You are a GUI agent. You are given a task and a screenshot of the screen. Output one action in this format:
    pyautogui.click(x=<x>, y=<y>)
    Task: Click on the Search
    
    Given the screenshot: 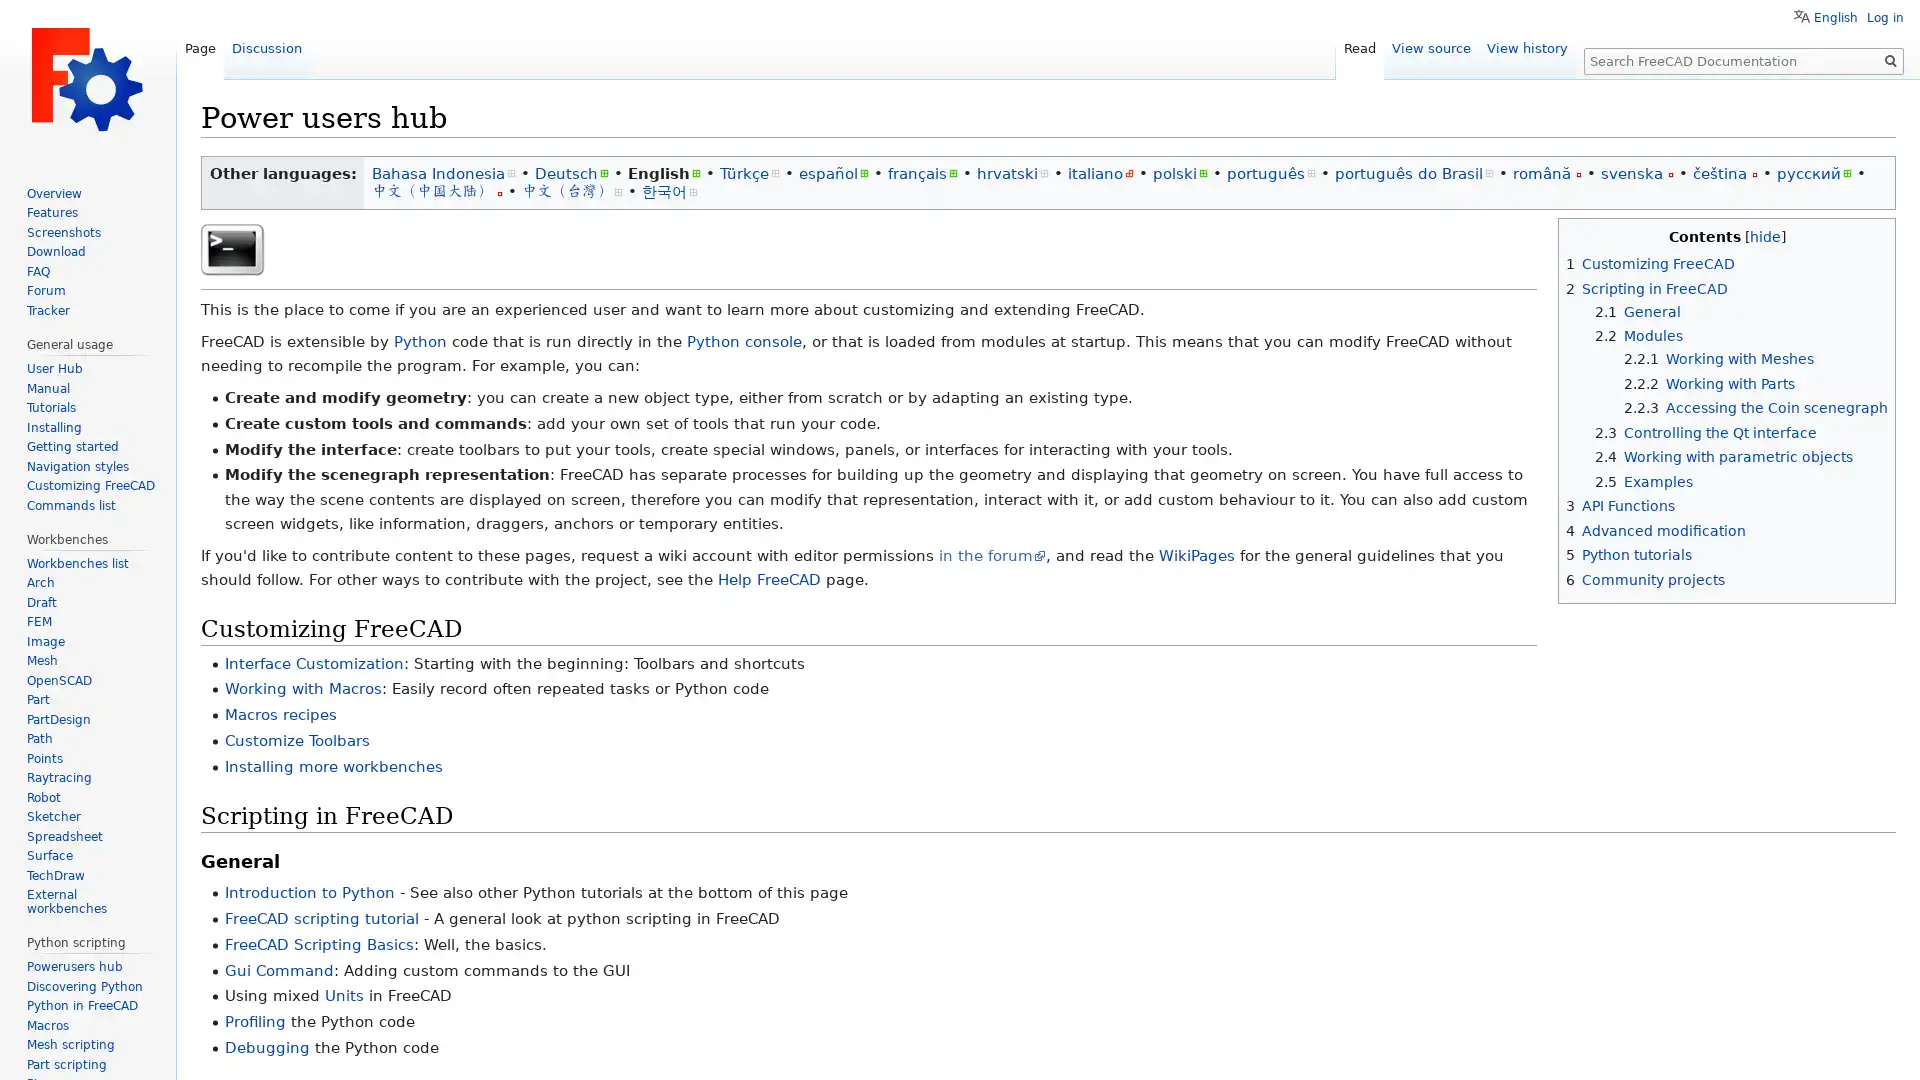 What is the action you would take?
    pyautogui.click(x=1890, y=60)
    